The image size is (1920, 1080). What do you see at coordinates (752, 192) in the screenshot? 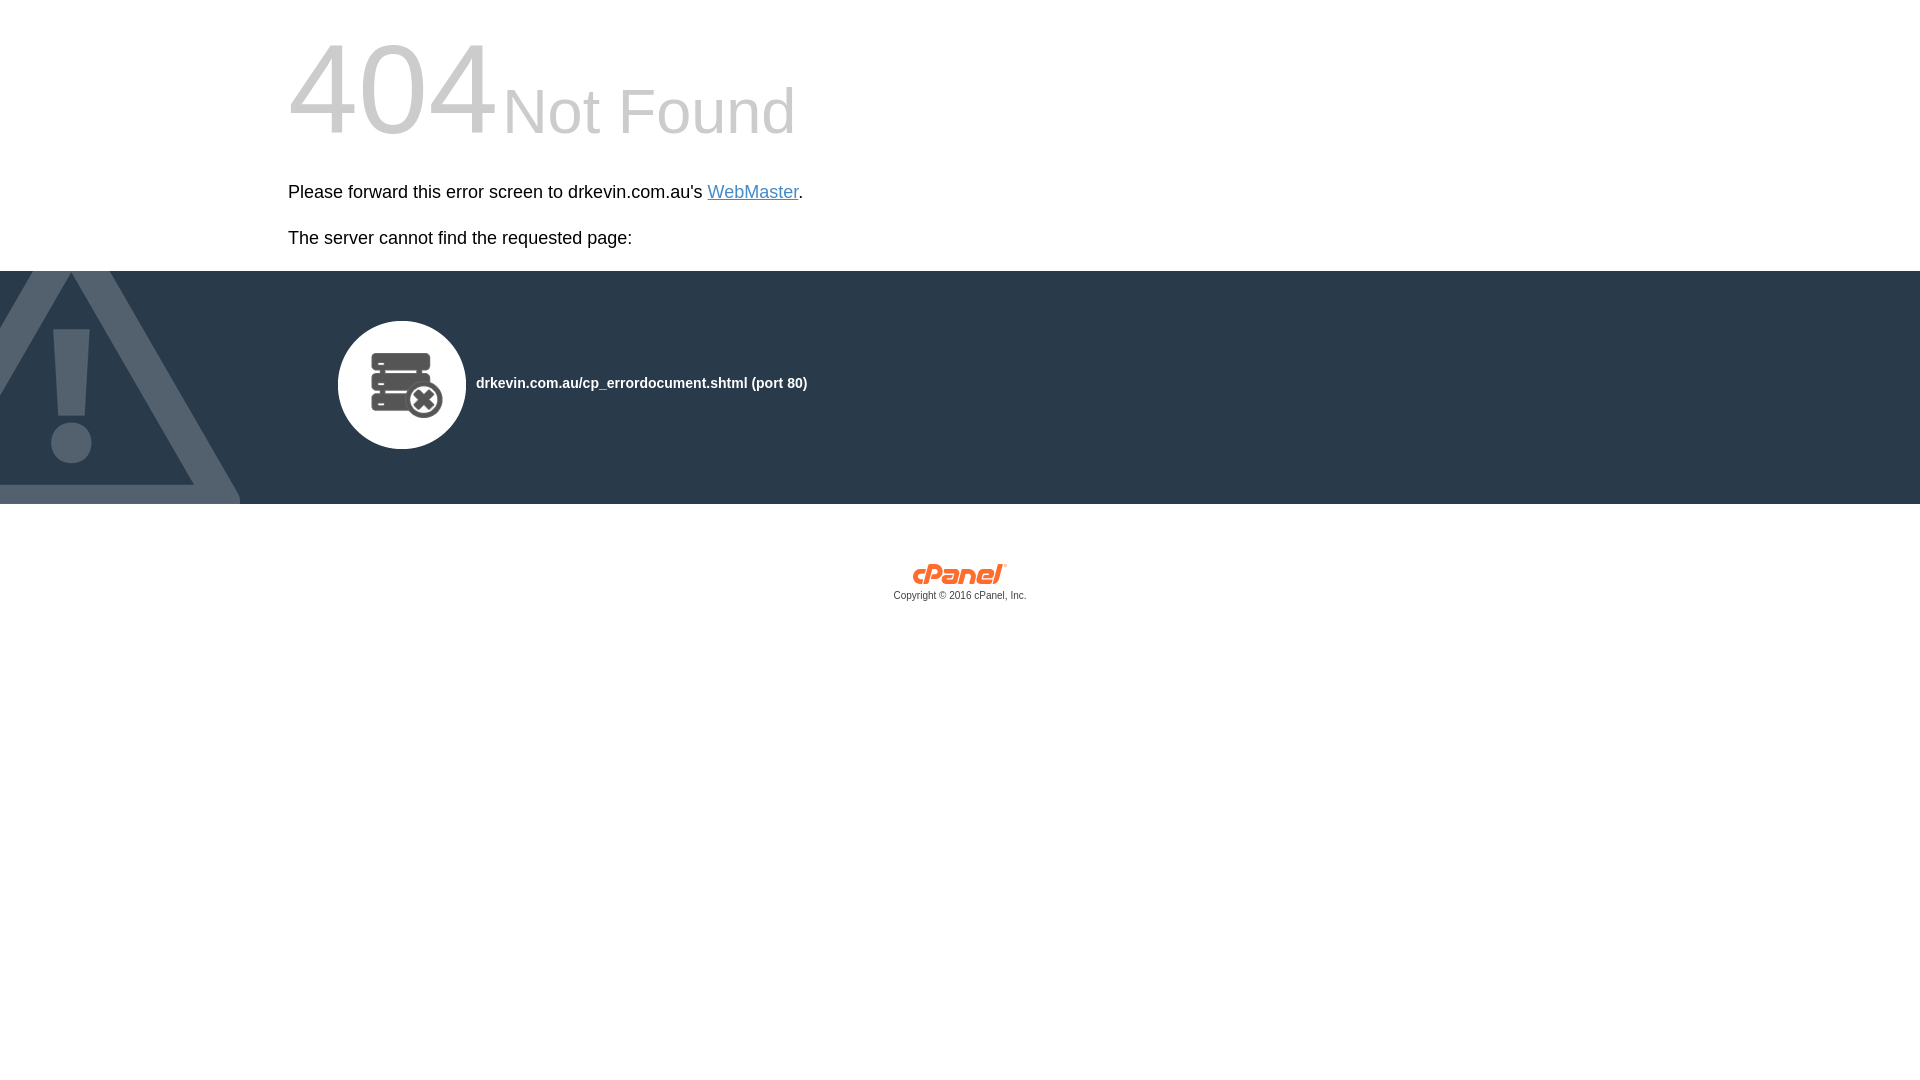
I see `'WebMaster'` at bounding box center [752, 192].